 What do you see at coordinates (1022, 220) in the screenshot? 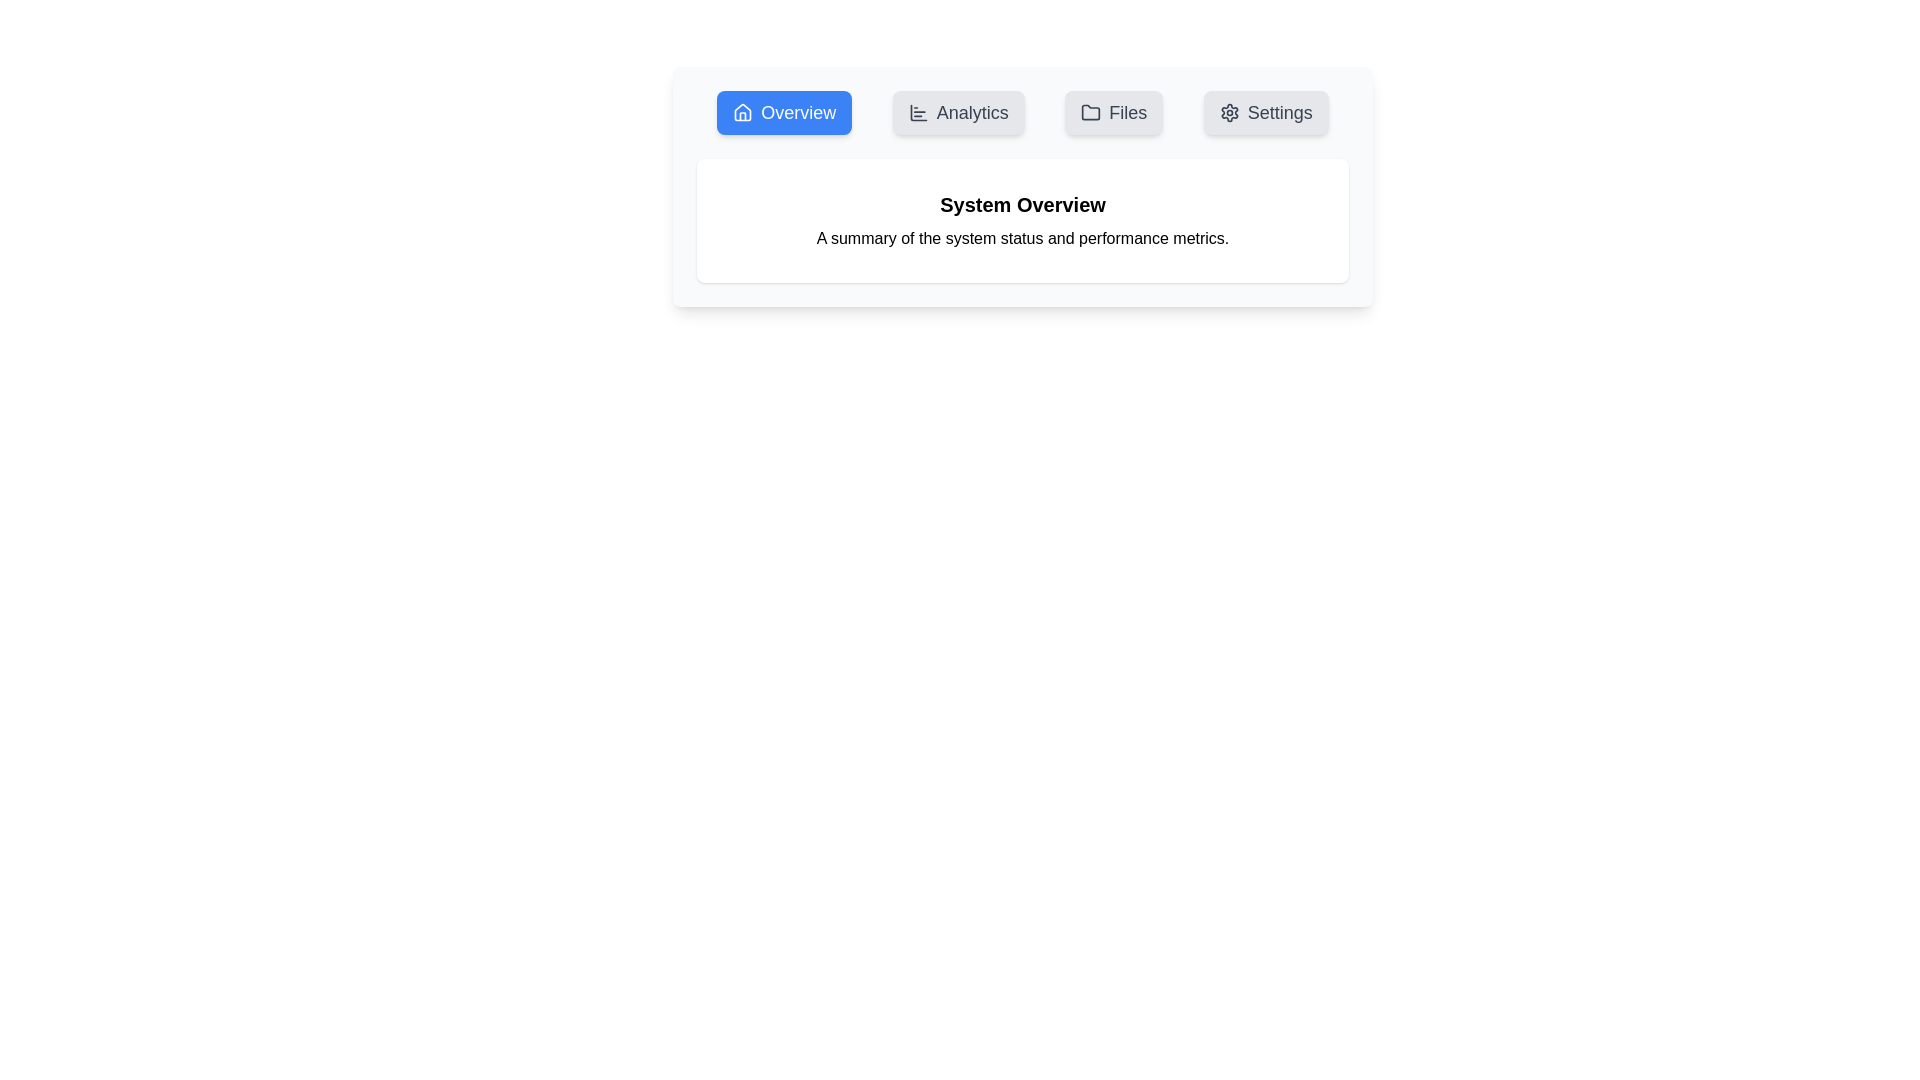
I see `the 'System Overview' text display section, which features a bold title and a subtitle centered within a rounded rectangle box` at bounding box center [1022, 220].